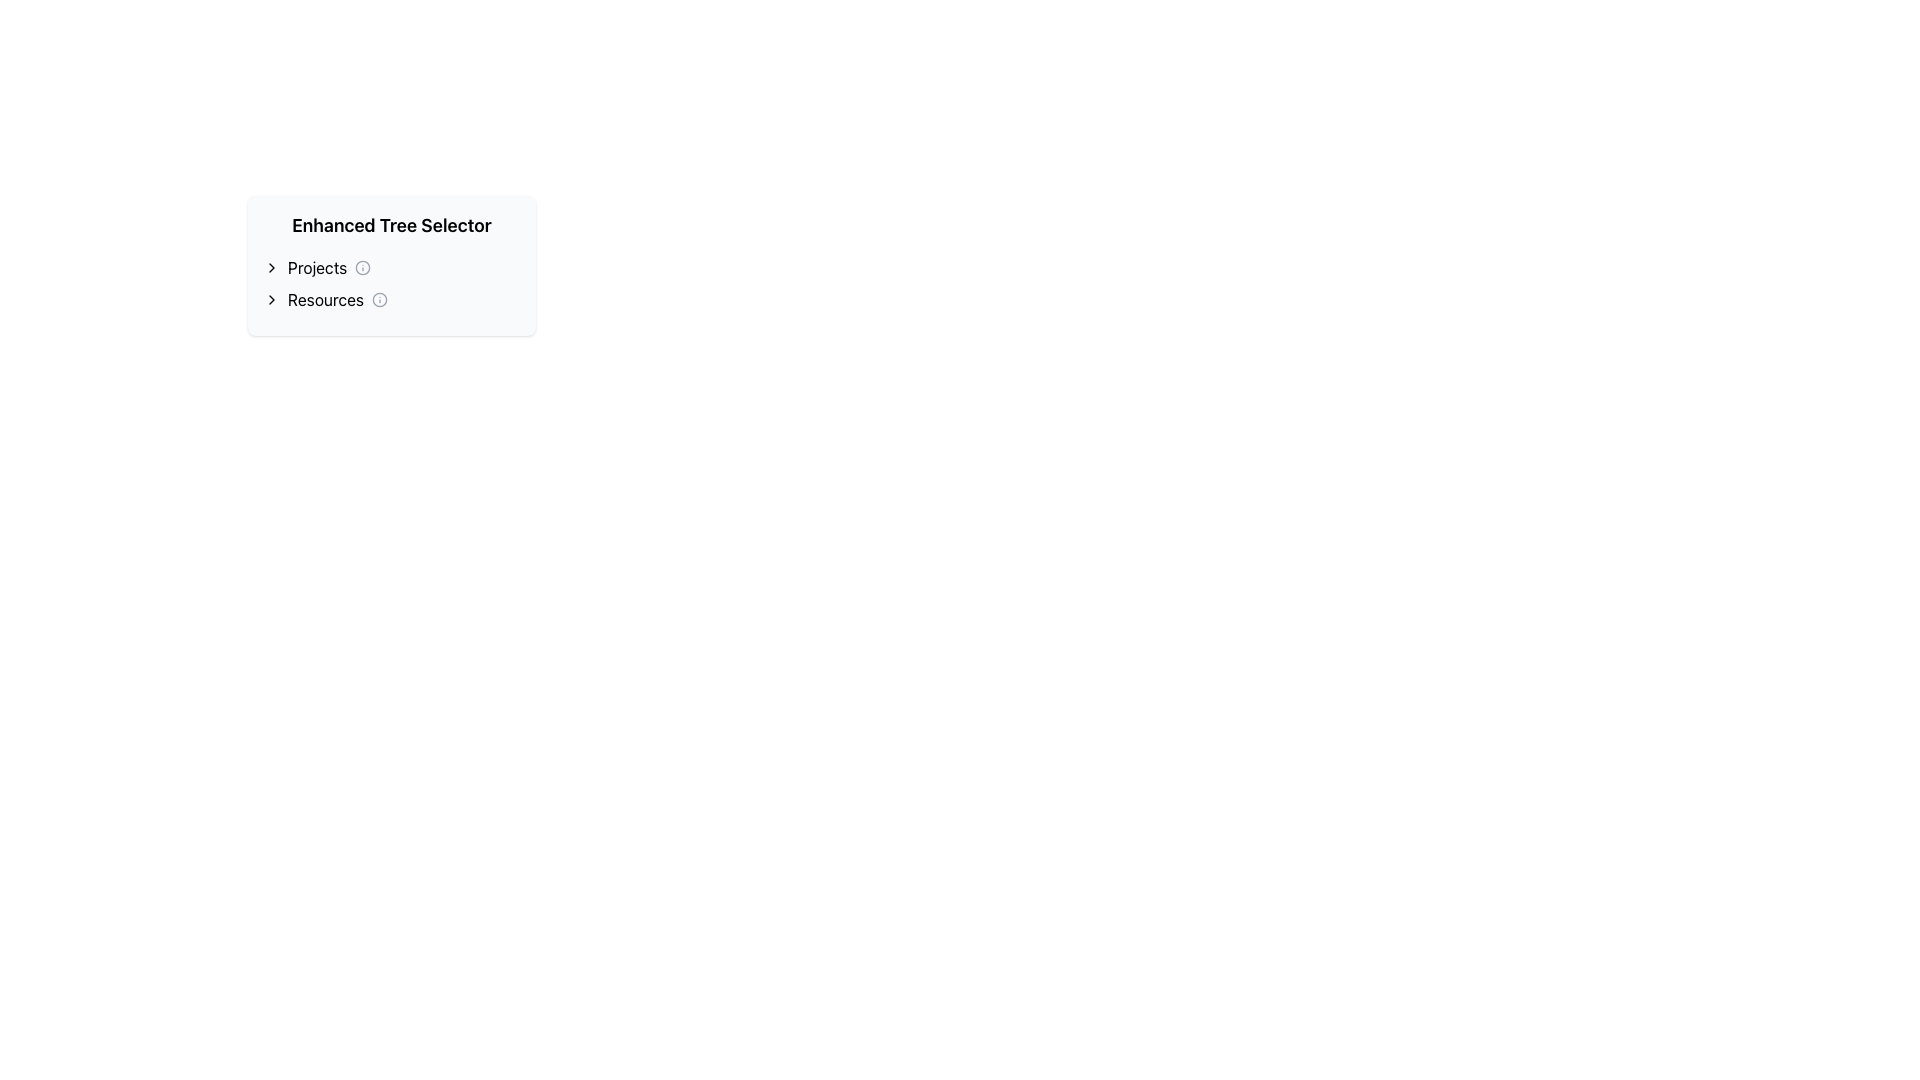 This screenshot has width=1920, height=1080. Describe the element at coordinates (271, 266) in the screenshot. I see `the Chevron icon in the 'Projects' section` at that location.